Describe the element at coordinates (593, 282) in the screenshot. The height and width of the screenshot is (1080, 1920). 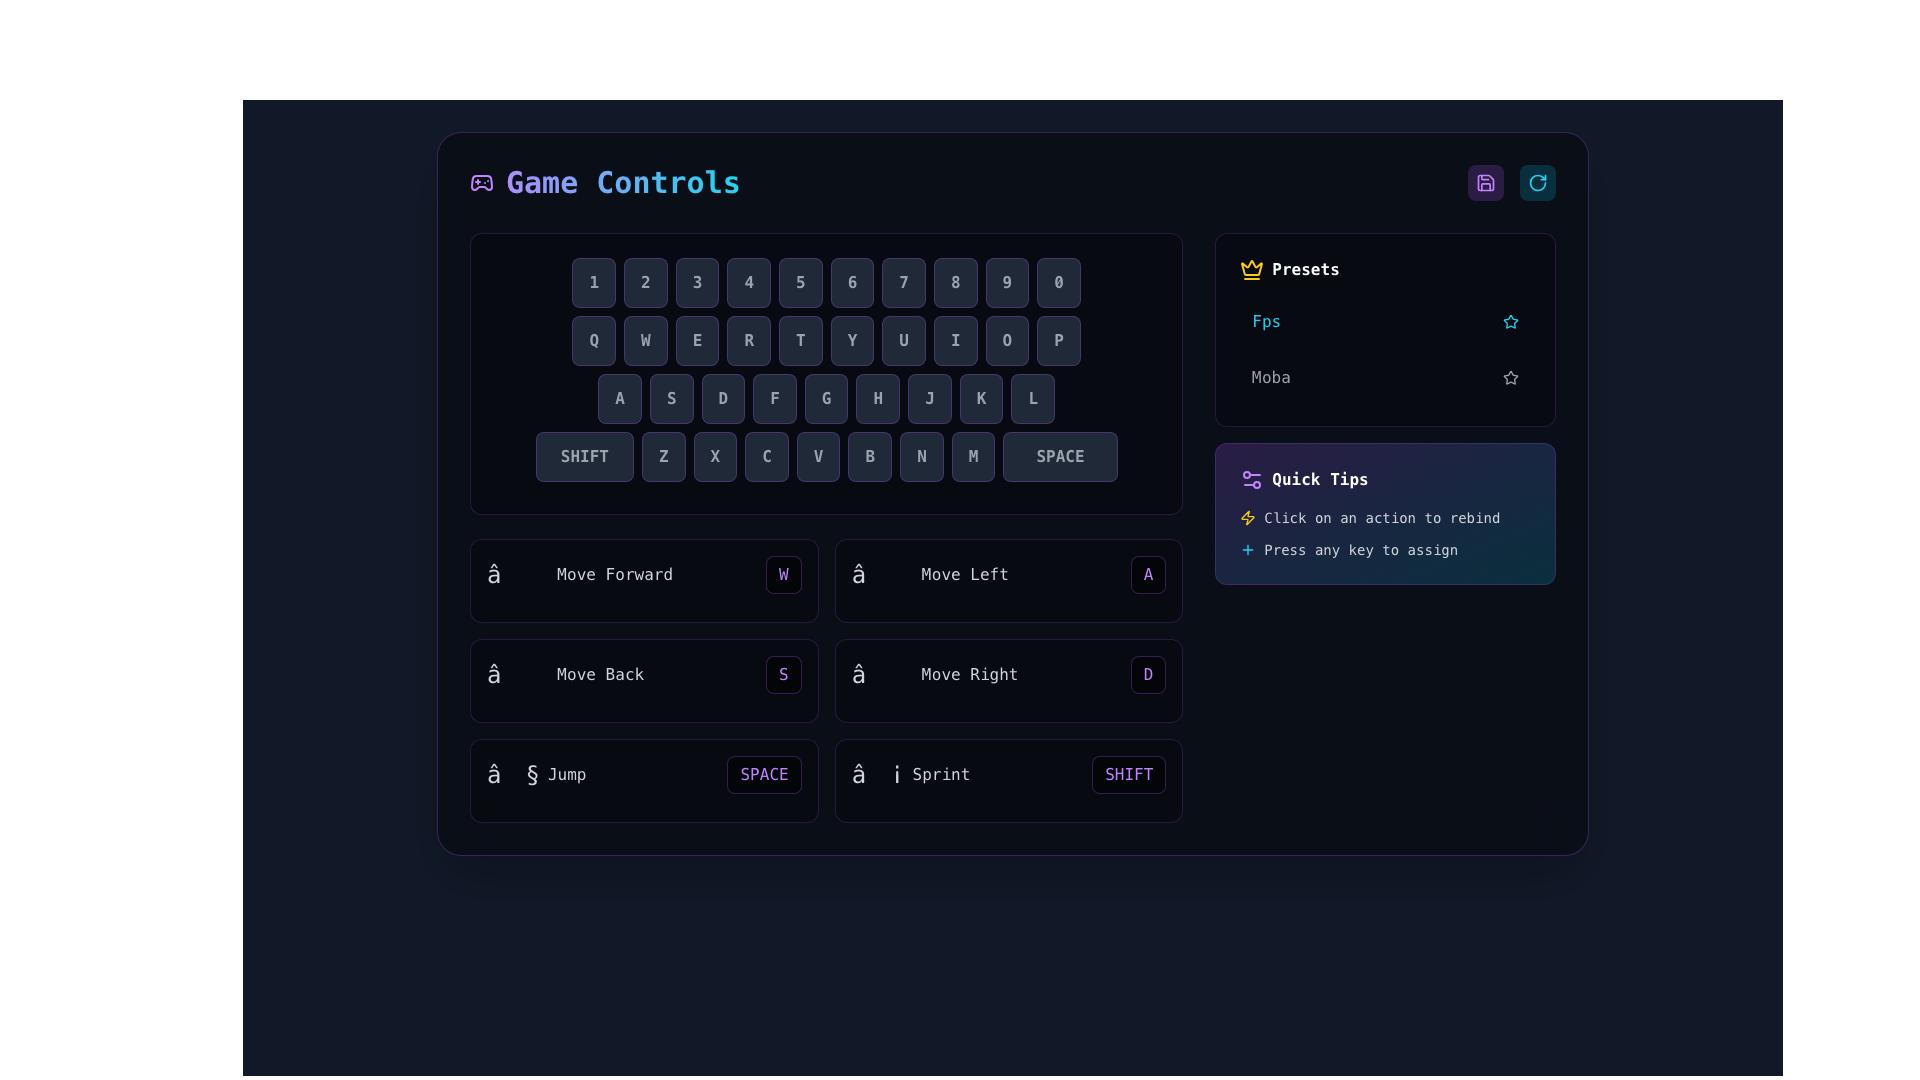
I see `the information of the button representing the number '1', which is the first button in a horizontal row of ten buttons in the top-left corner of its group` at that location.